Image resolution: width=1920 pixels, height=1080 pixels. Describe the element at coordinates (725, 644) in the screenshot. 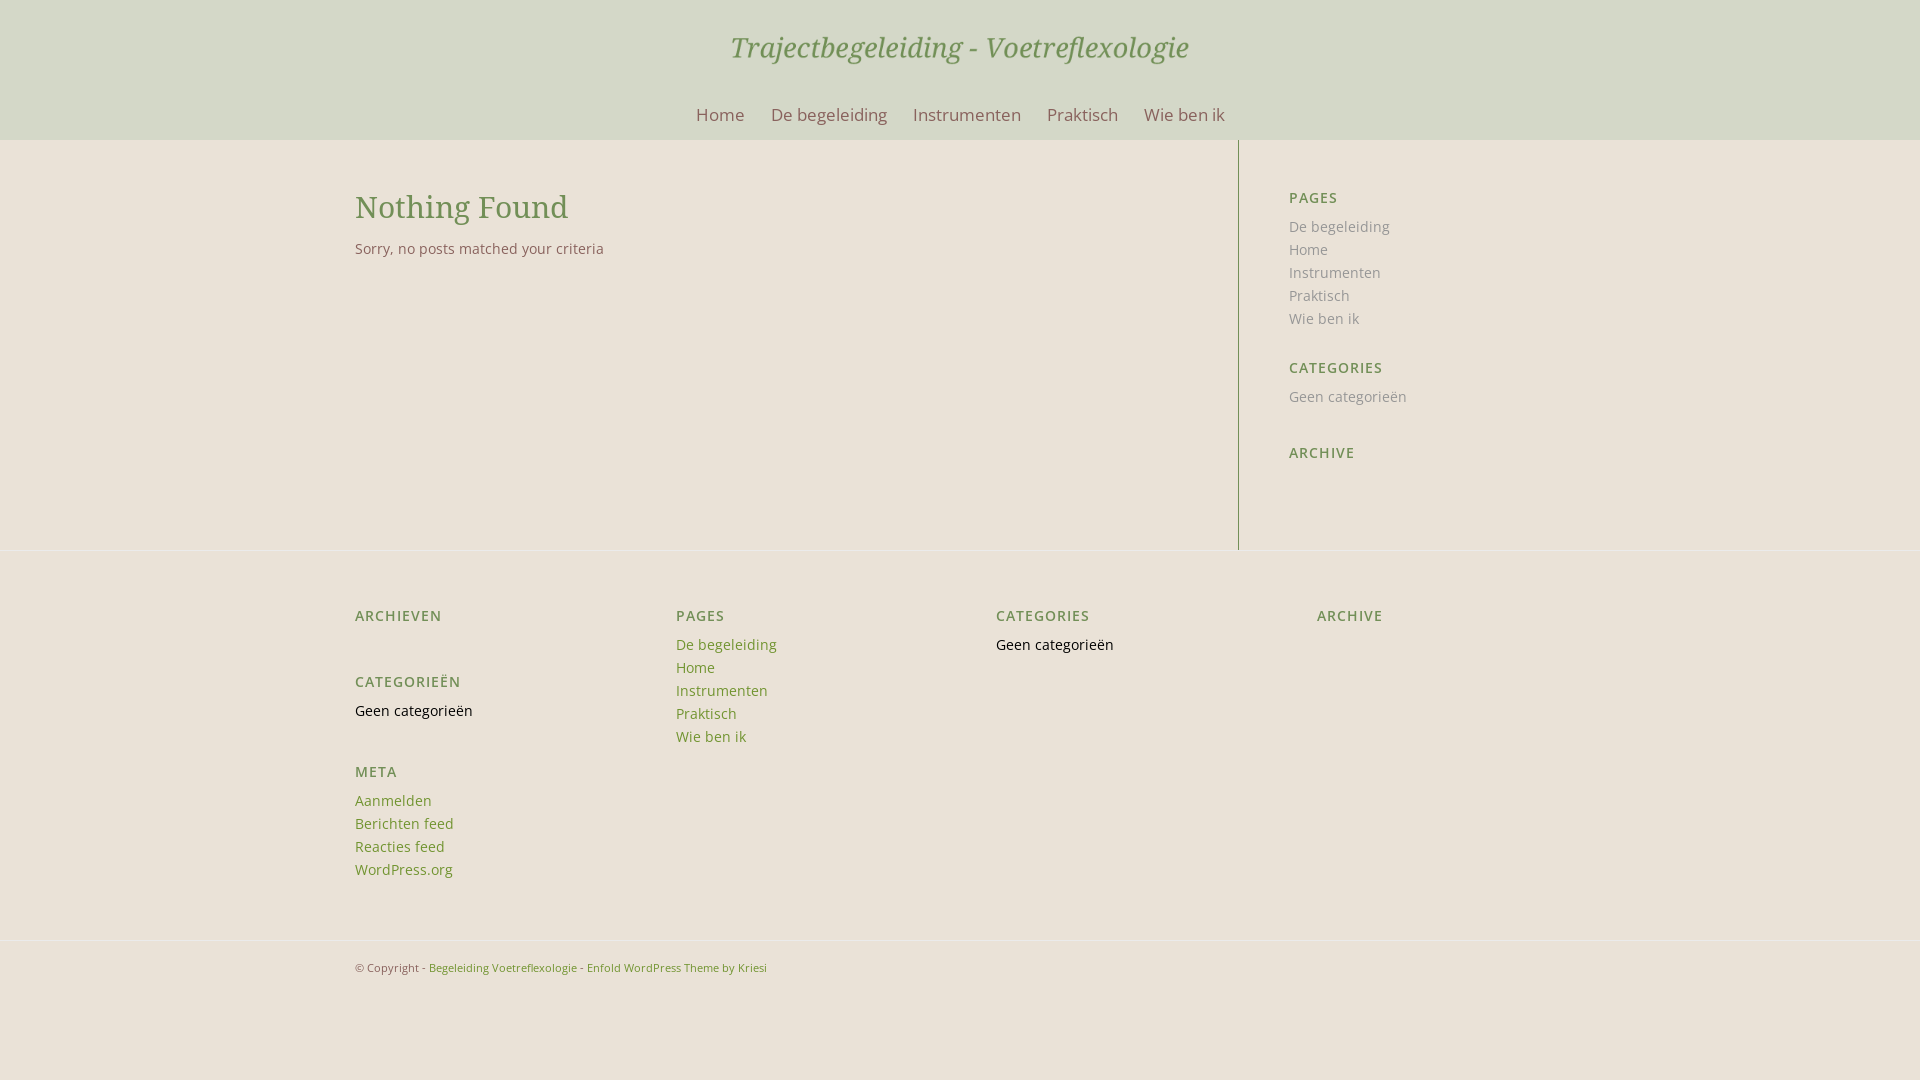

I see `'De begeleiding'` at that location.